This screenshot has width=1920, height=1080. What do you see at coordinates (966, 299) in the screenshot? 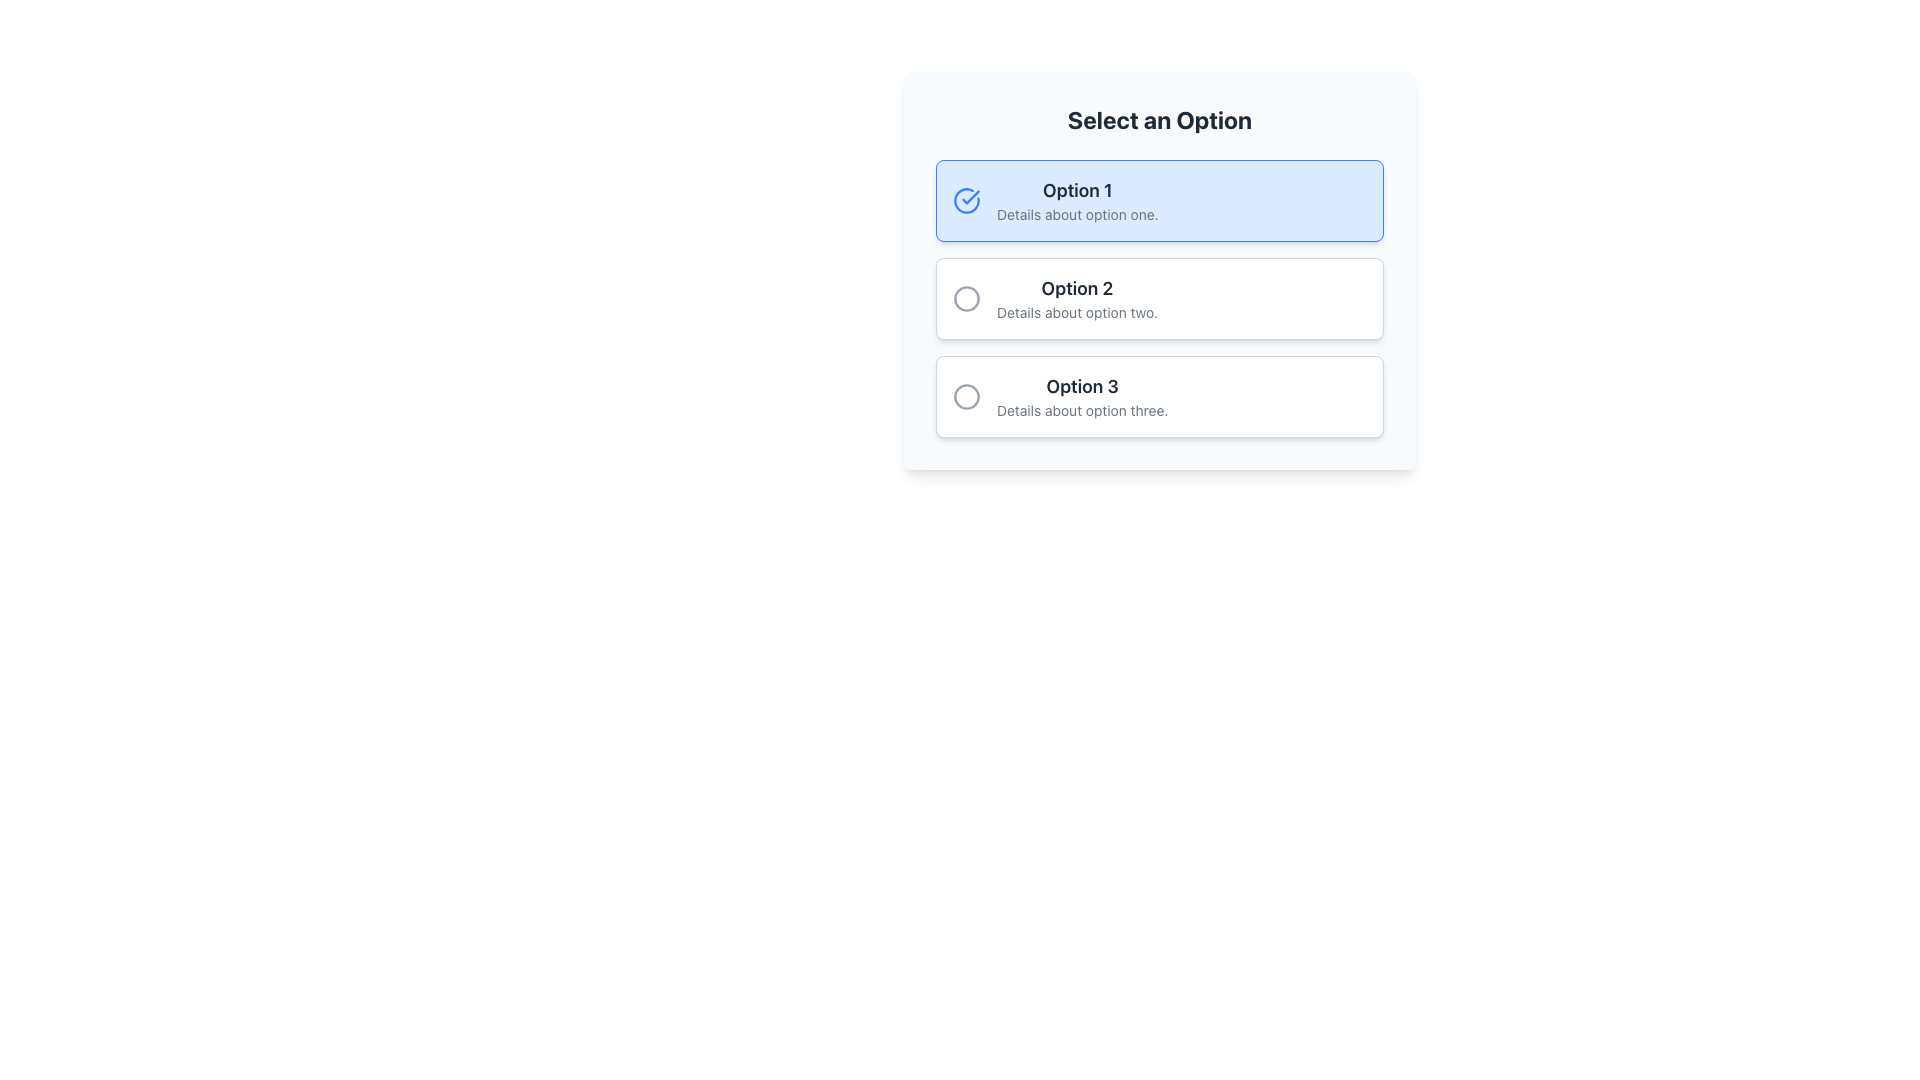
I see `the circular SVG graphic element that represents the second option ('Option 2') in the list of three selectable options` at bounding box center [966, 299].